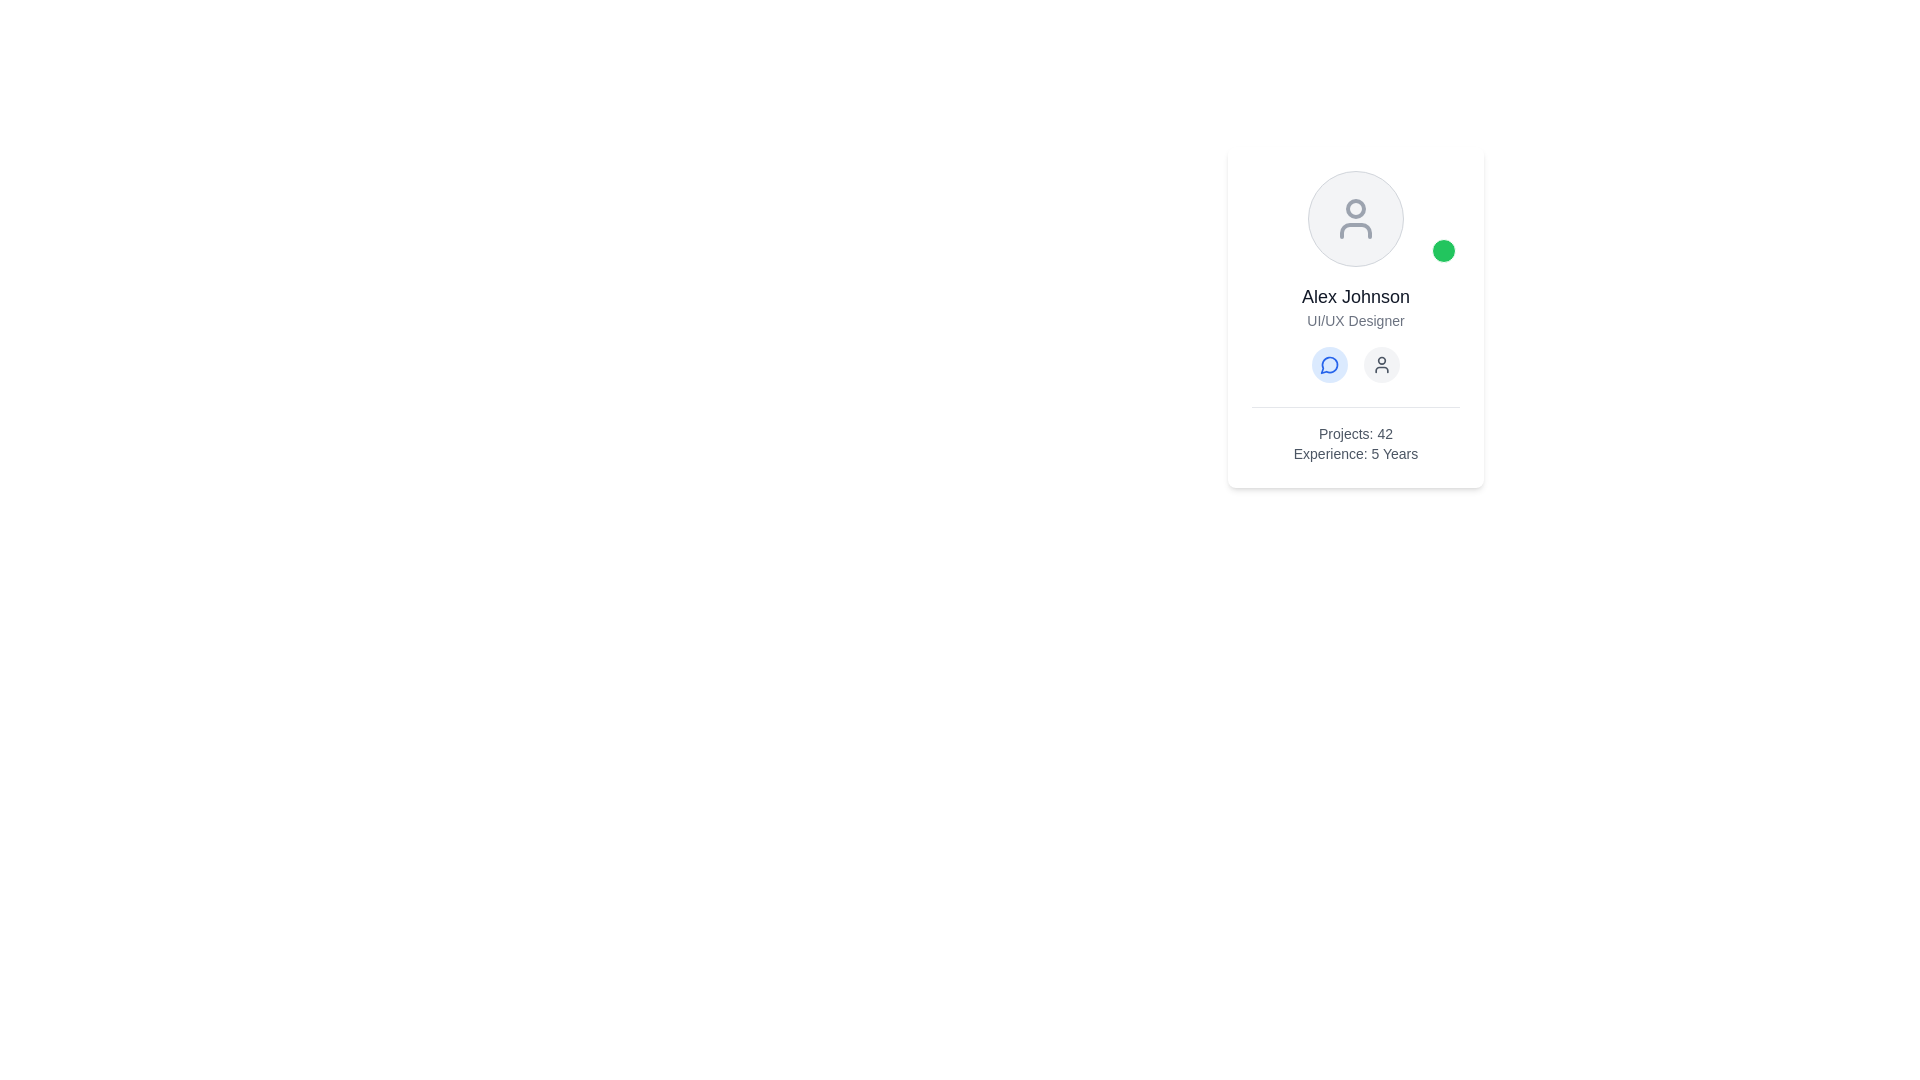 This screenshot has width=1920, height=1080. I want to click on the user name text label located within the profile card, positioned above 'UI/UX Designer' and below the avatar icon, so click(1356, 297).